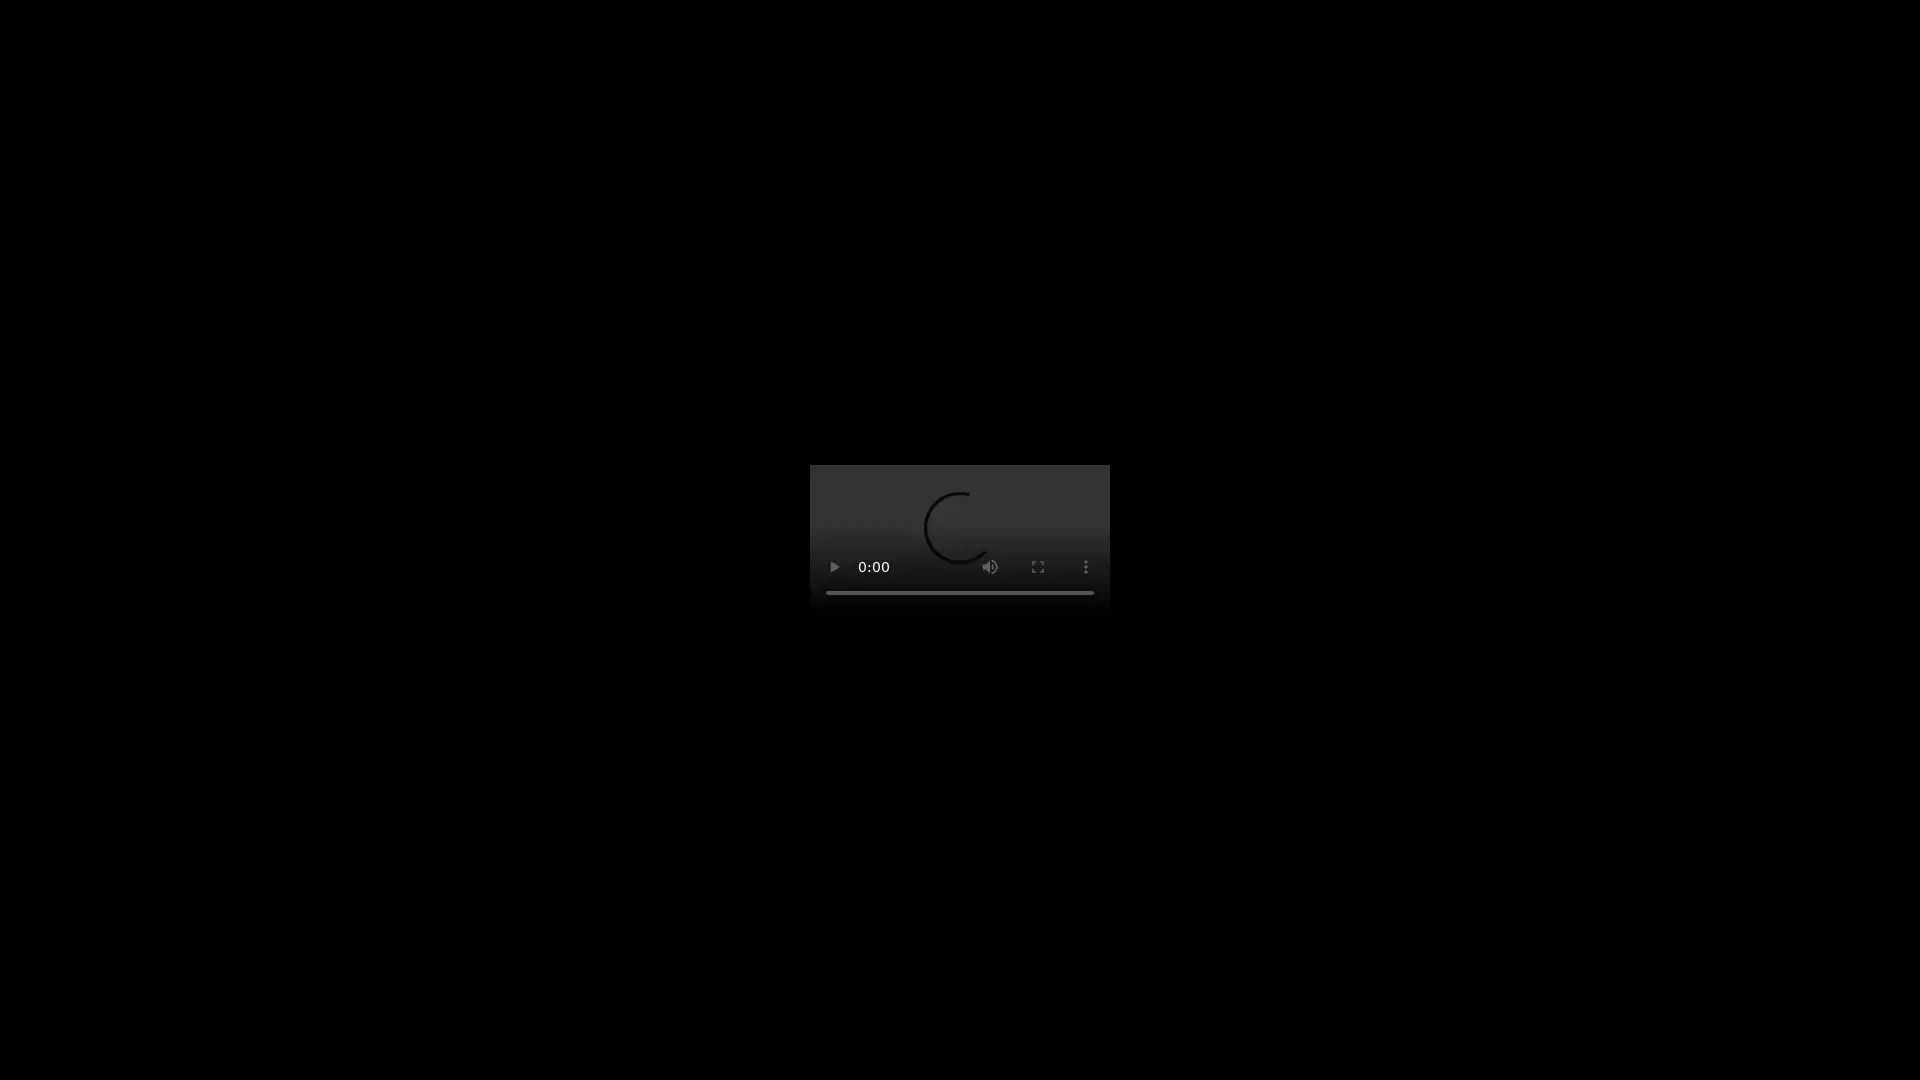 This screenshot has width=1920, height=1080. Describe the element at coordinates (989, 567) in the screenshot. I see `mute` at that location.